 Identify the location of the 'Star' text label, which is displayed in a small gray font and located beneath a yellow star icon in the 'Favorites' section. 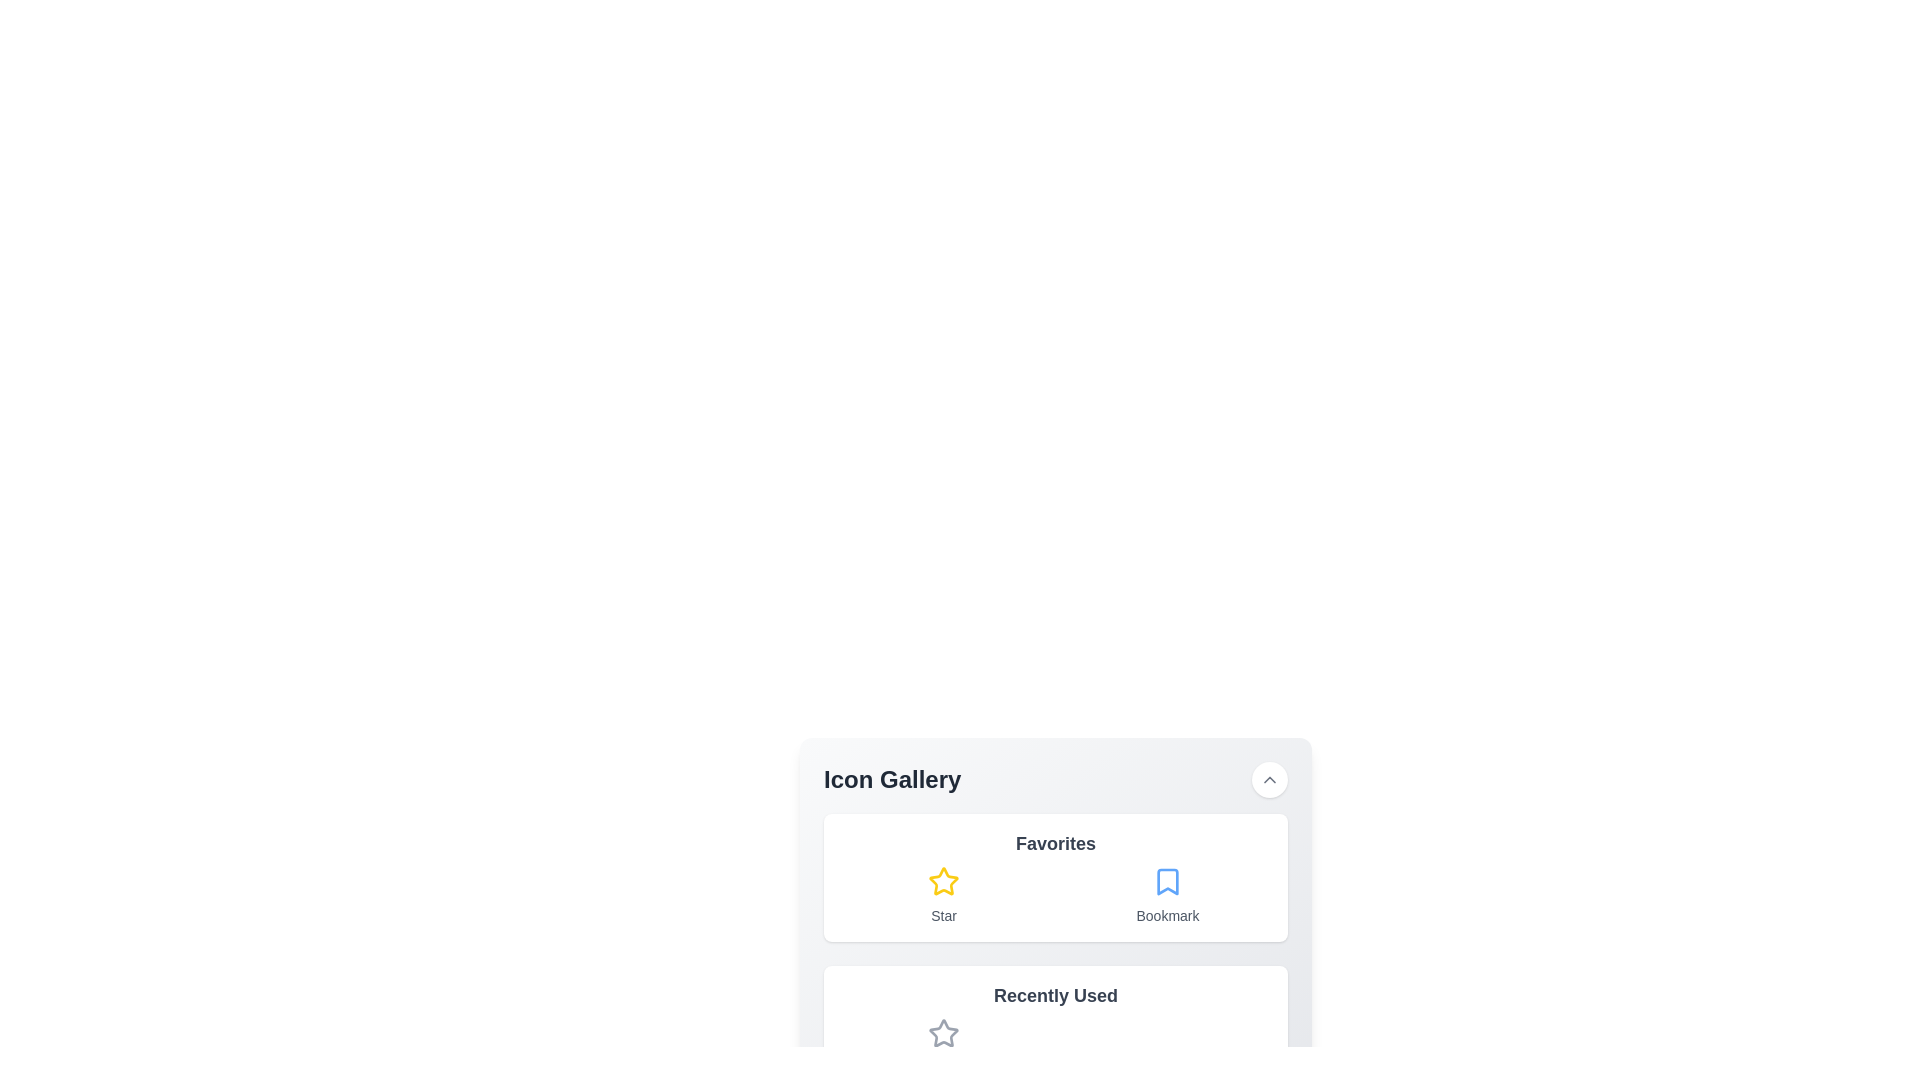
(943, 915).